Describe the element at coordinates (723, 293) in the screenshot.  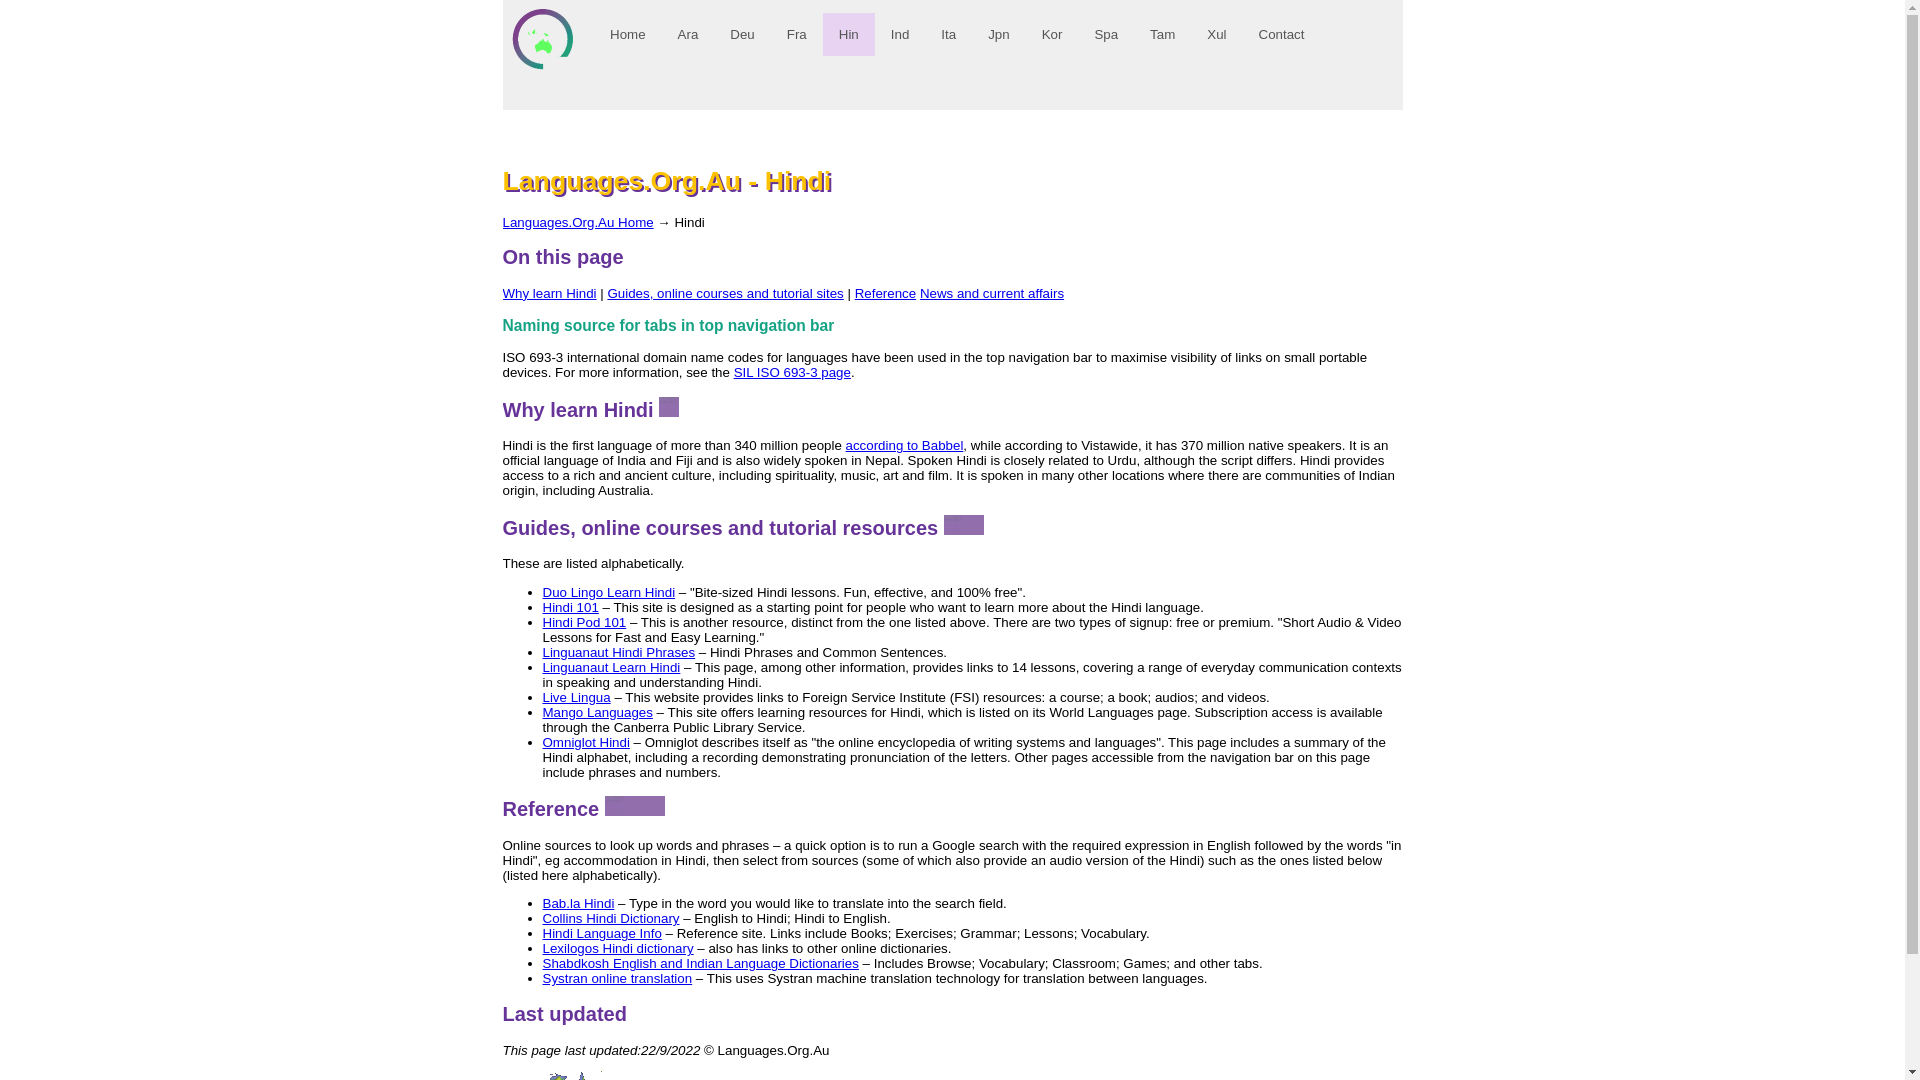
I see `'Guides, online courses and tutorial sites'` at that location.